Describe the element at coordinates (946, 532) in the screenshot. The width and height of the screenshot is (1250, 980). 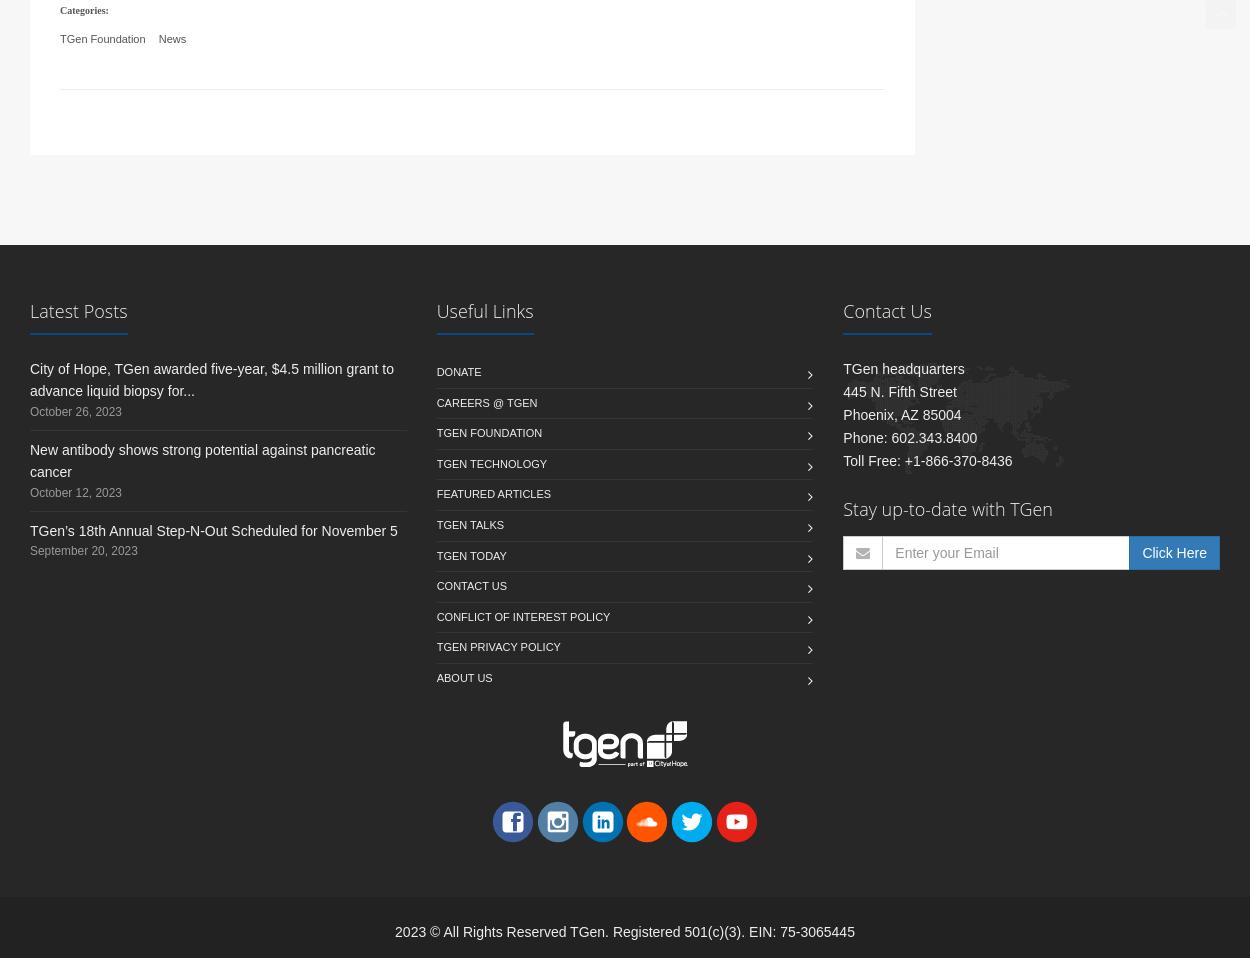
I see `'Stay up-to-date with TGen'` at that location.